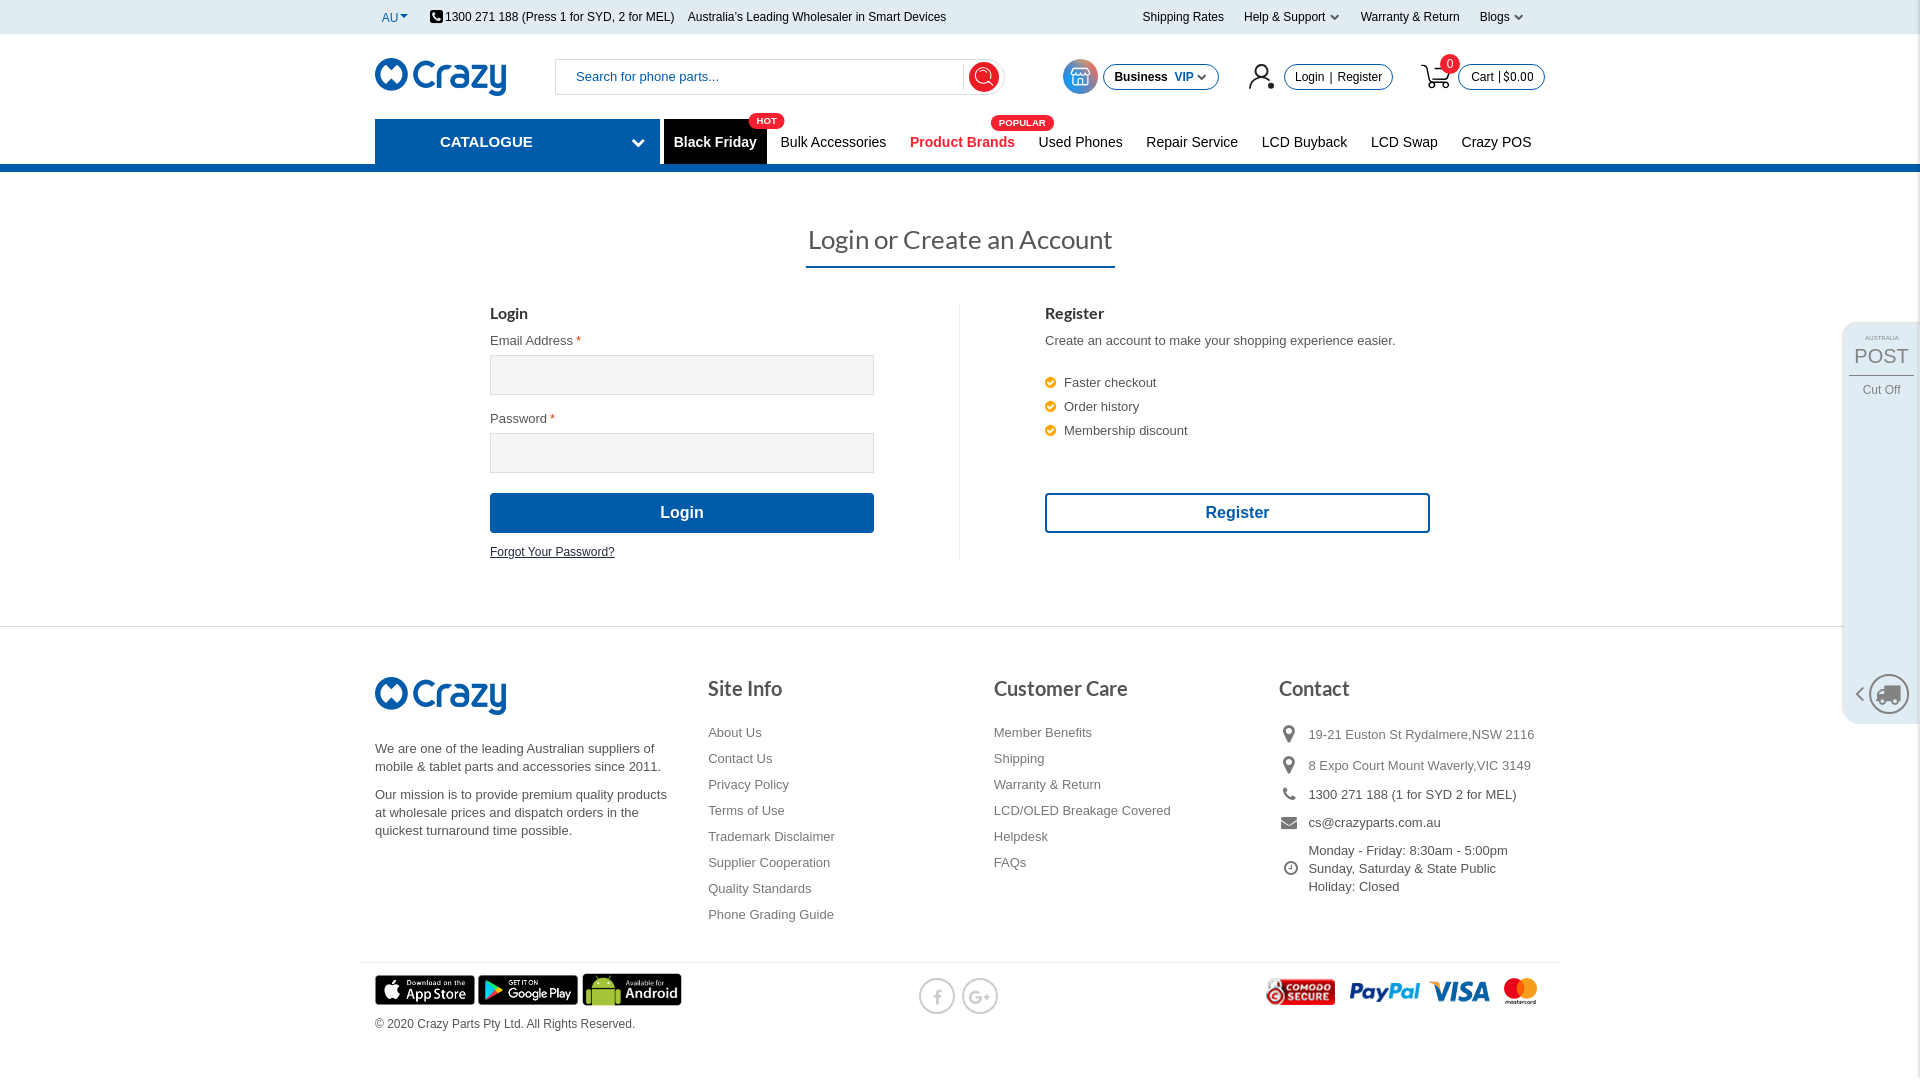 This screenshot has width=1920, height=1080. I want to click on 'Facebook', so click(935, 995).